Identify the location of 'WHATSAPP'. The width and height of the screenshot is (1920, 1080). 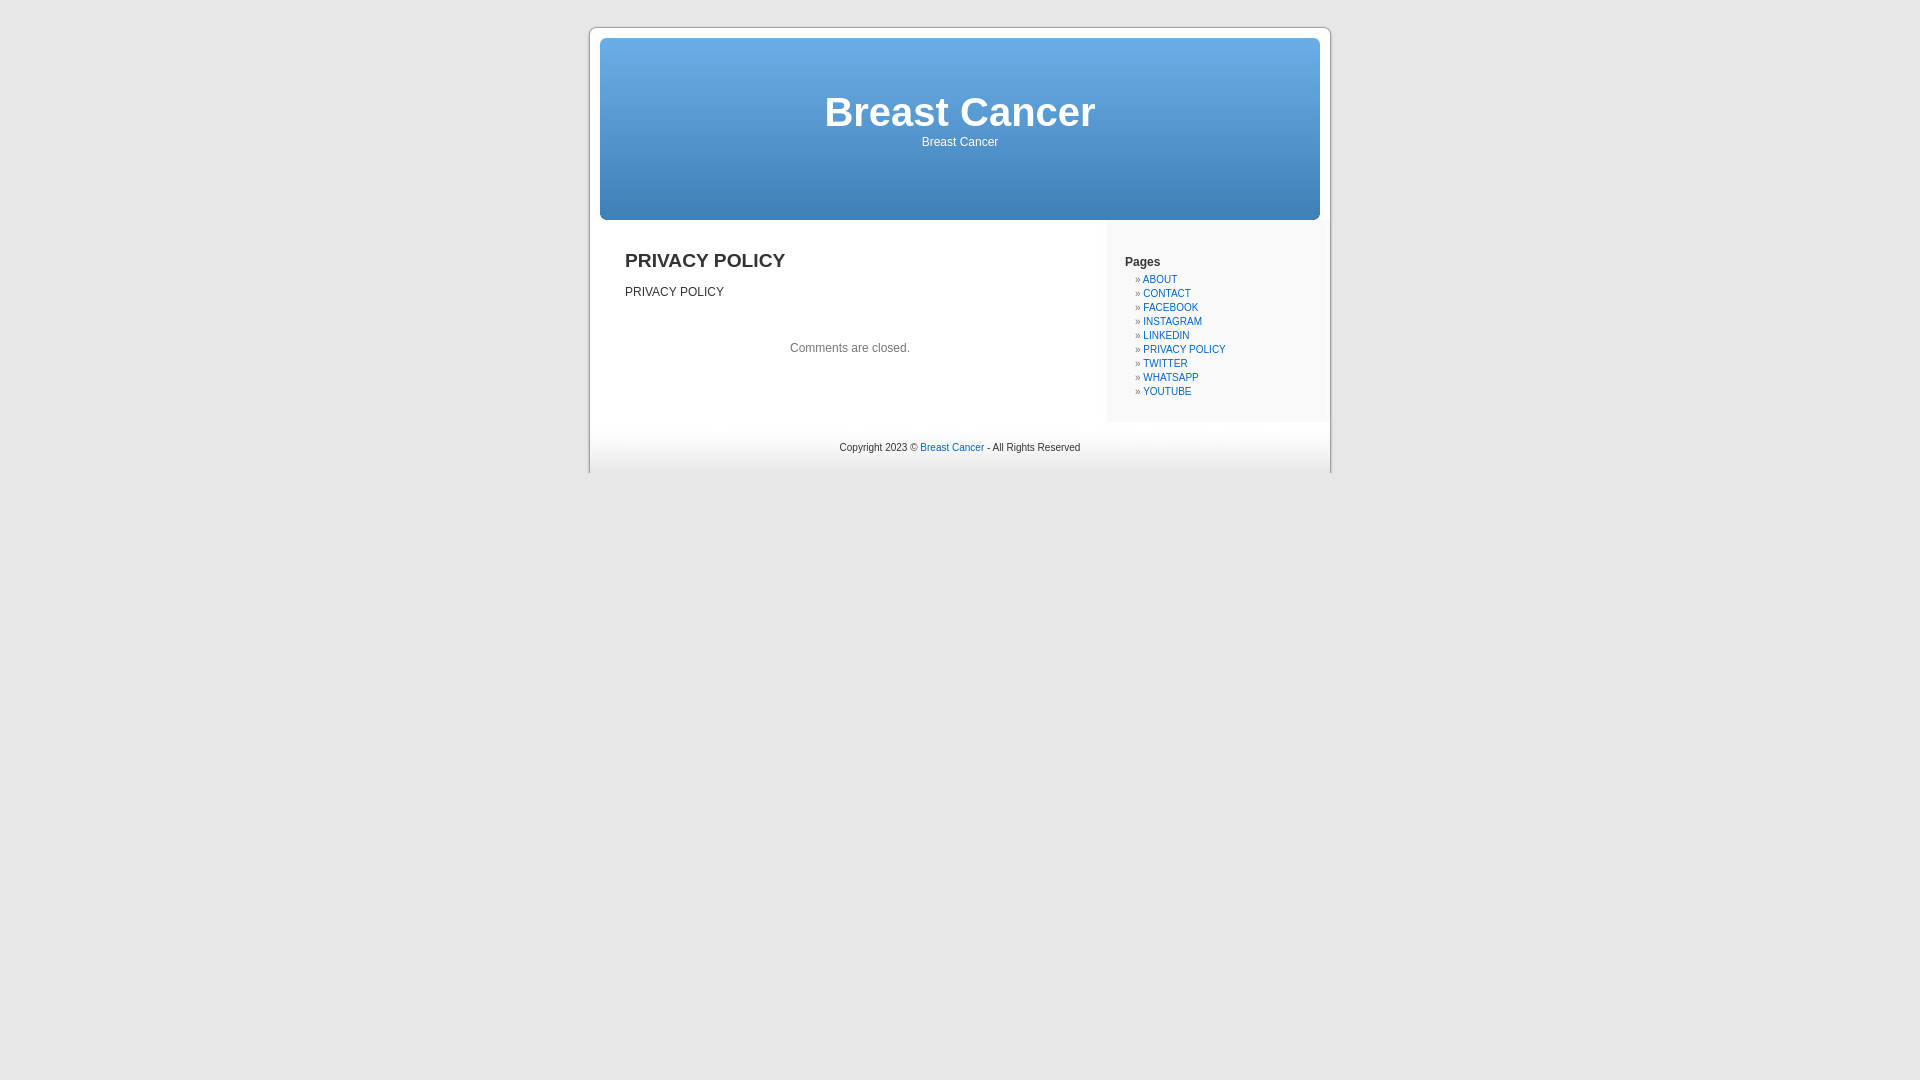
(1170, 377).